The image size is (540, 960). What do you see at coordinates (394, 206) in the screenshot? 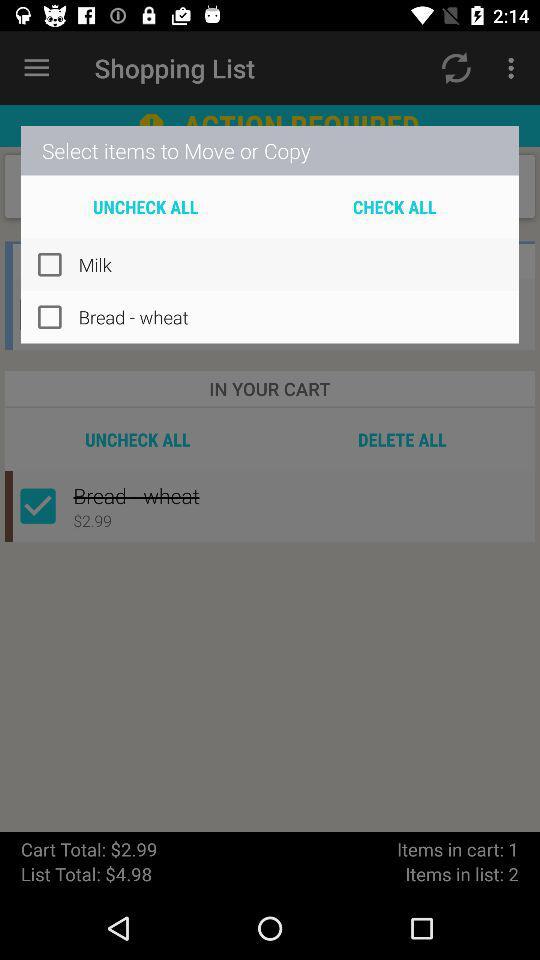
I see `the icon above the milk item` at bounding box center [394, 206].